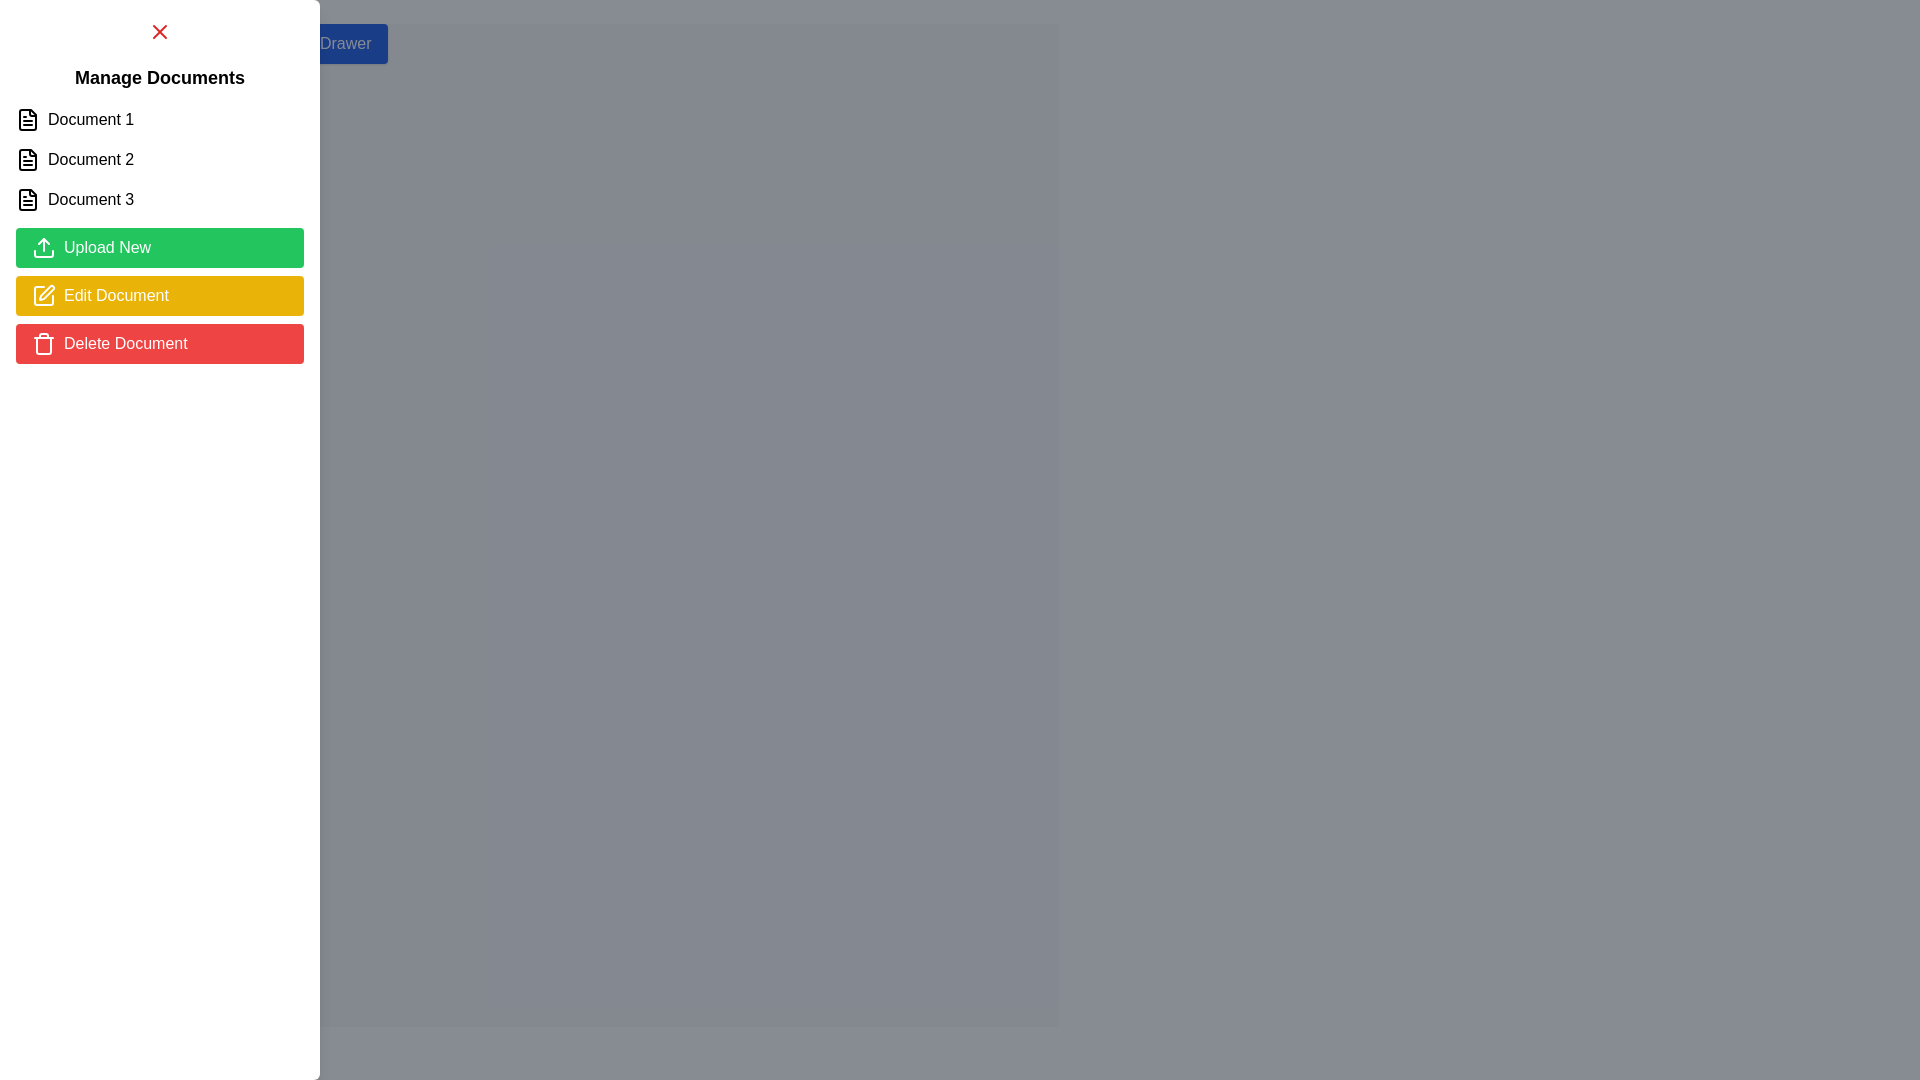 This screenshot has height=1080, width=1920. Describe the element at coordinates (158, 76) in the screenshot. I see `the text label or heading that serves as a title in the drawer interface, located near the top and centered horizontally` at that location.